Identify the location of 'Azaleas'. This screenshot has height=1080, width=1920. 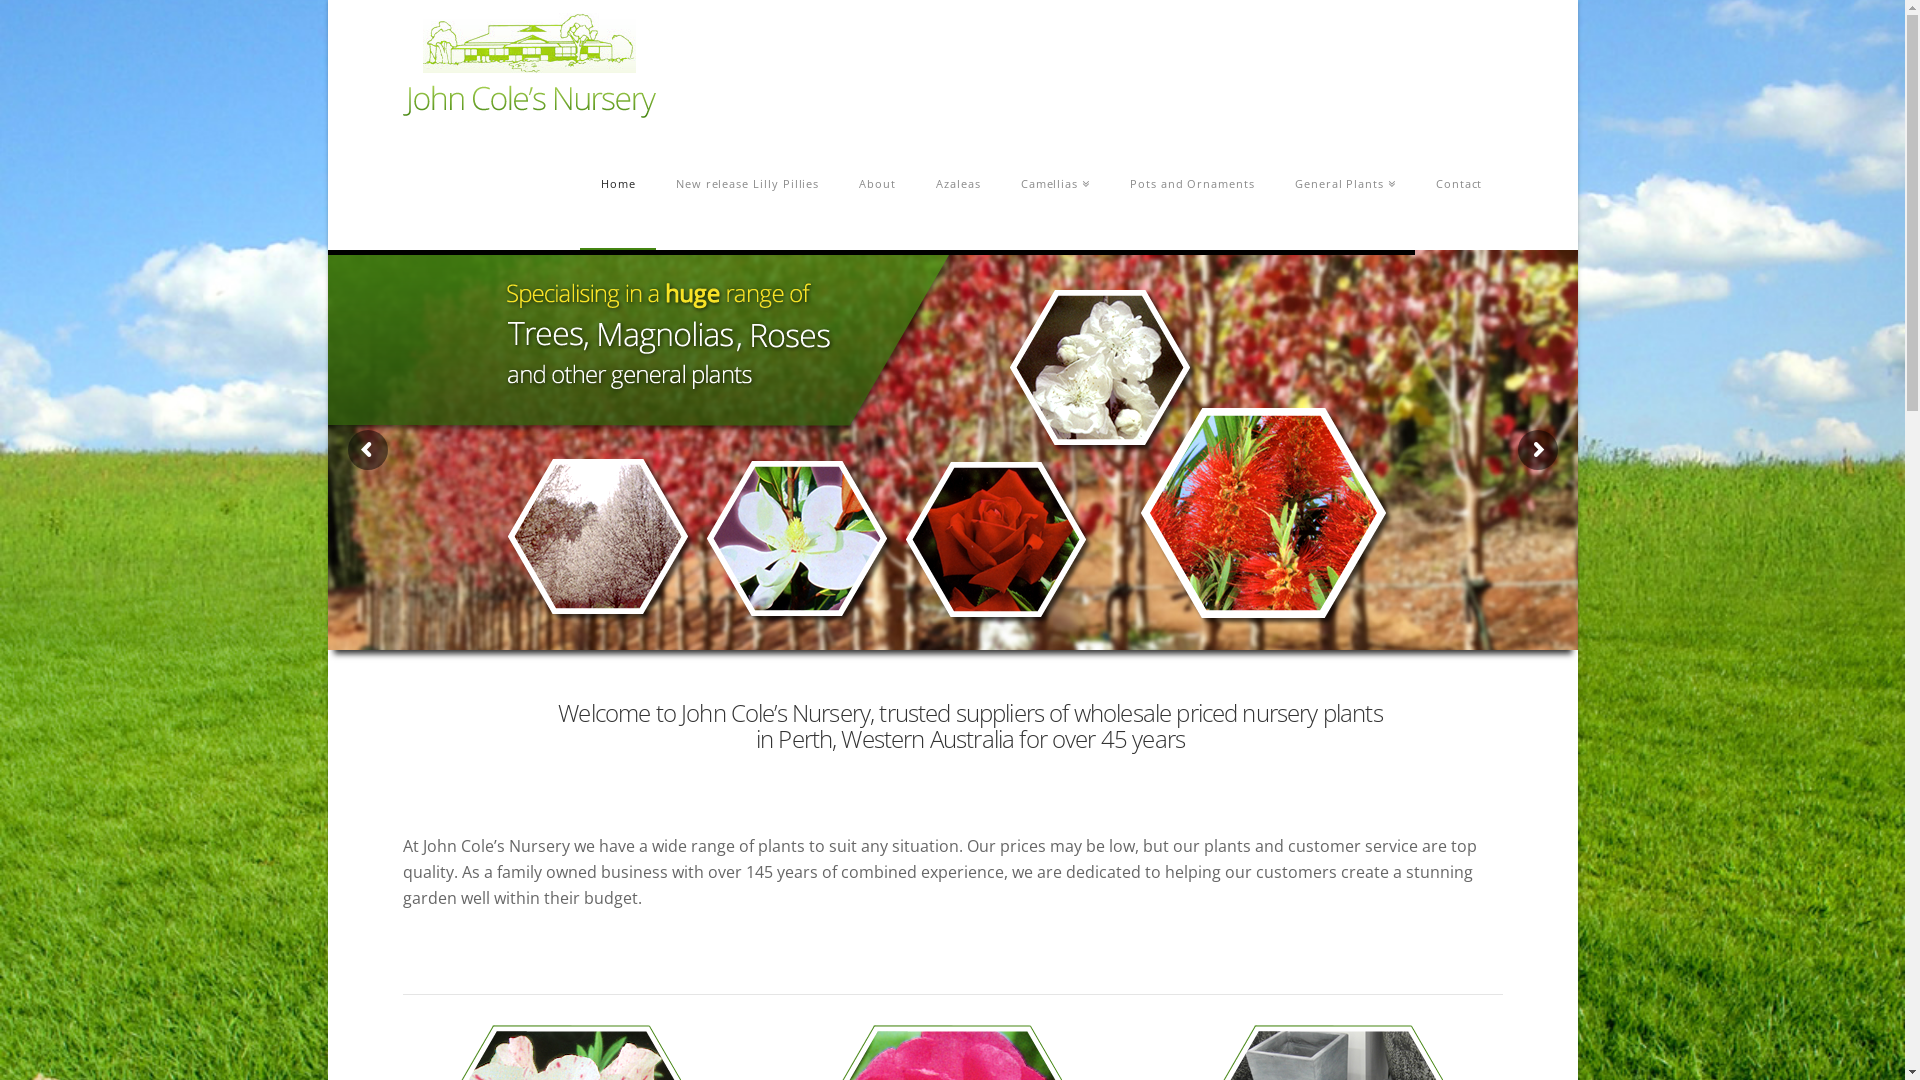
(915, 182).